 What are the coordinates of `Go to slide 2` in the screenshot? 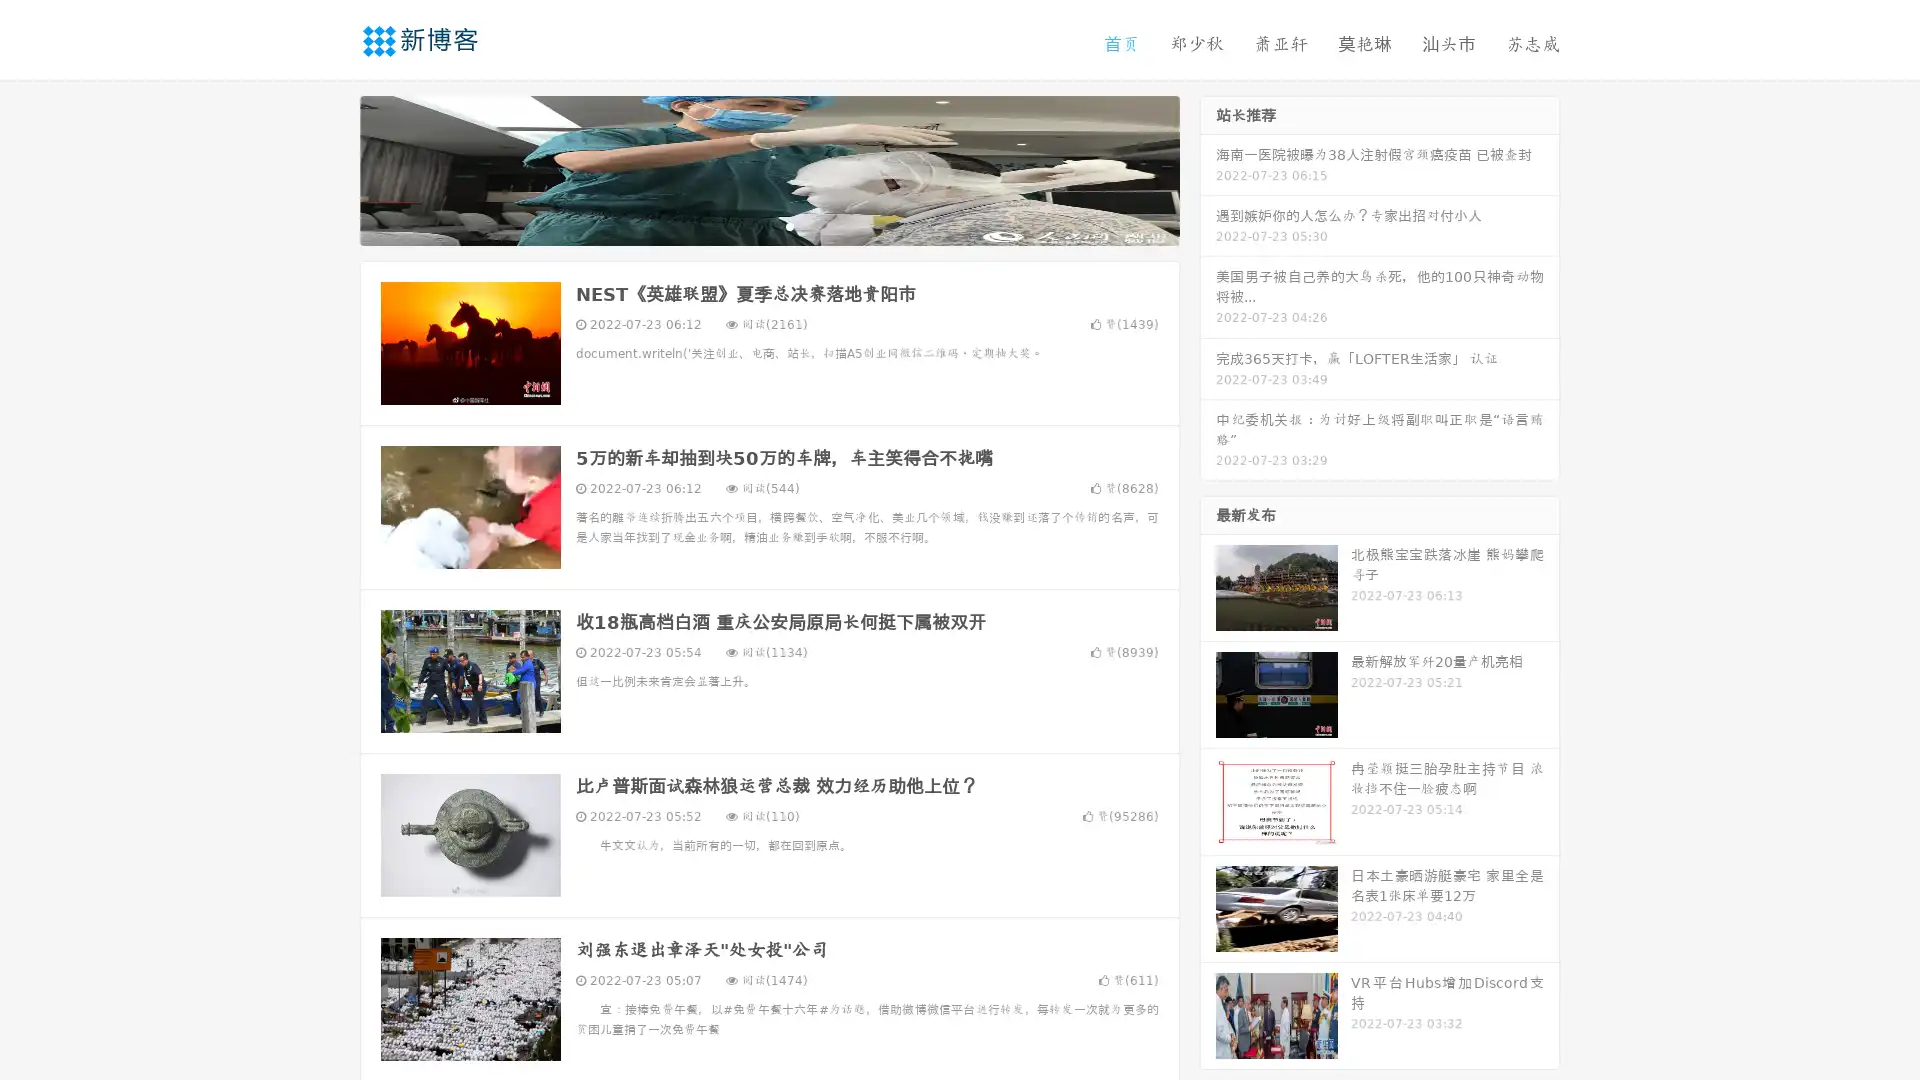 It's located at (768, 225).